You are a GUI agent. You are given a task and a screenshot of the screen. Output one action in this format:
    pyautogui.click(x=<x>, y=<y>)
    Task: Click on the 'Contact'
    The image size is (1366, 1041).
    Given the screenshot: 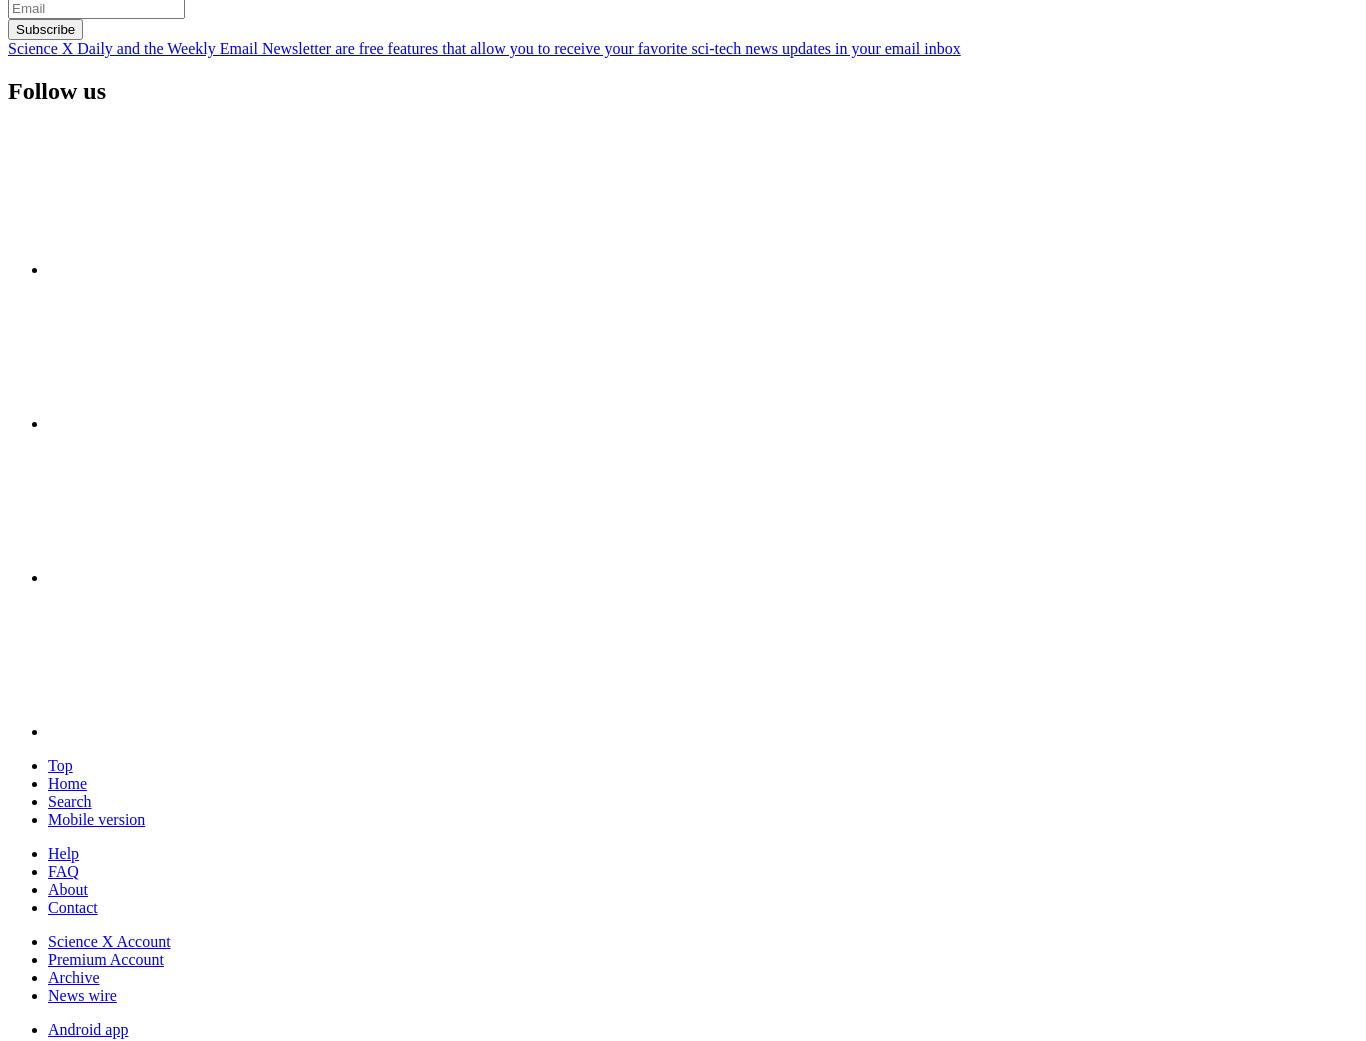 What is the action you would take?
    pyautogui.click(x=72, y=905)
    